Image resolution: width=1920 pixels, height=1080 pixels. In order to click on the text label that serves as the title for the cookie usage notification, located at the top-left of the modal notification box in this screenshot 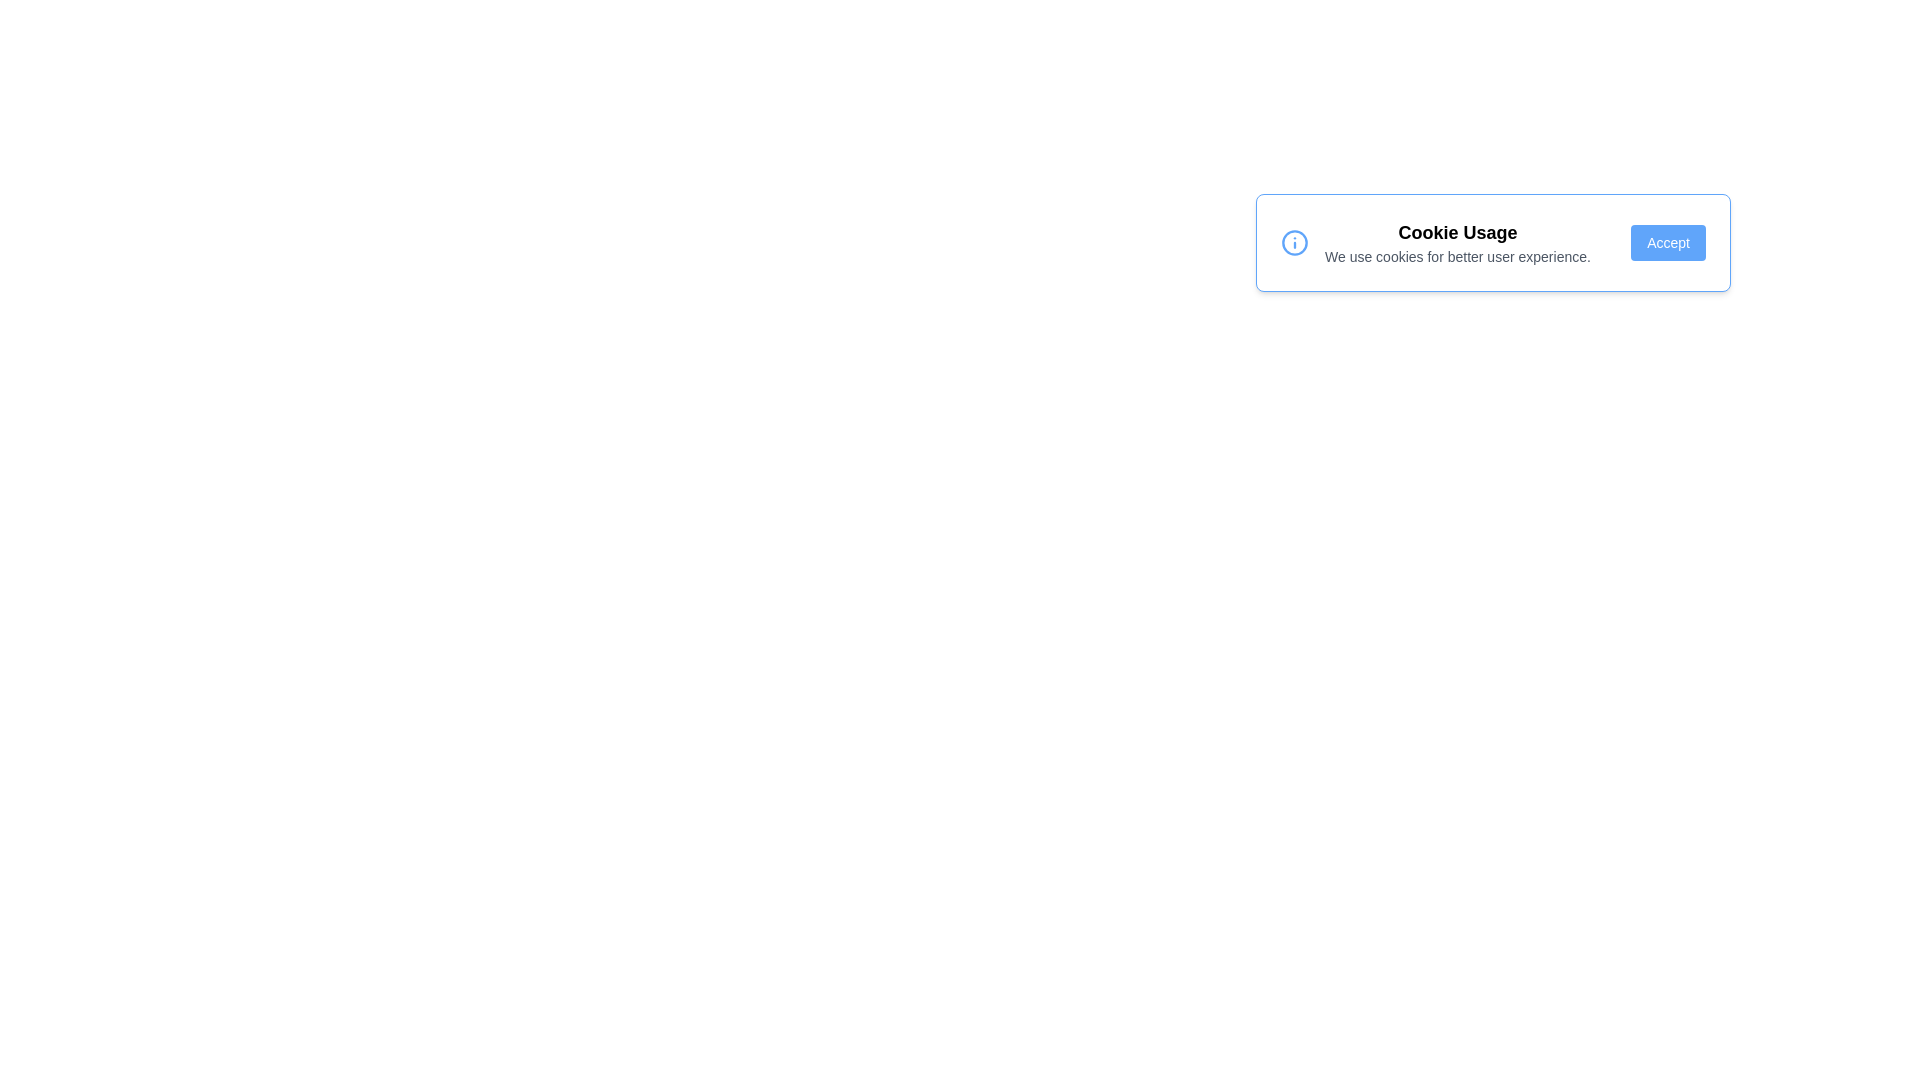, I will do `click(1457, 231)`.